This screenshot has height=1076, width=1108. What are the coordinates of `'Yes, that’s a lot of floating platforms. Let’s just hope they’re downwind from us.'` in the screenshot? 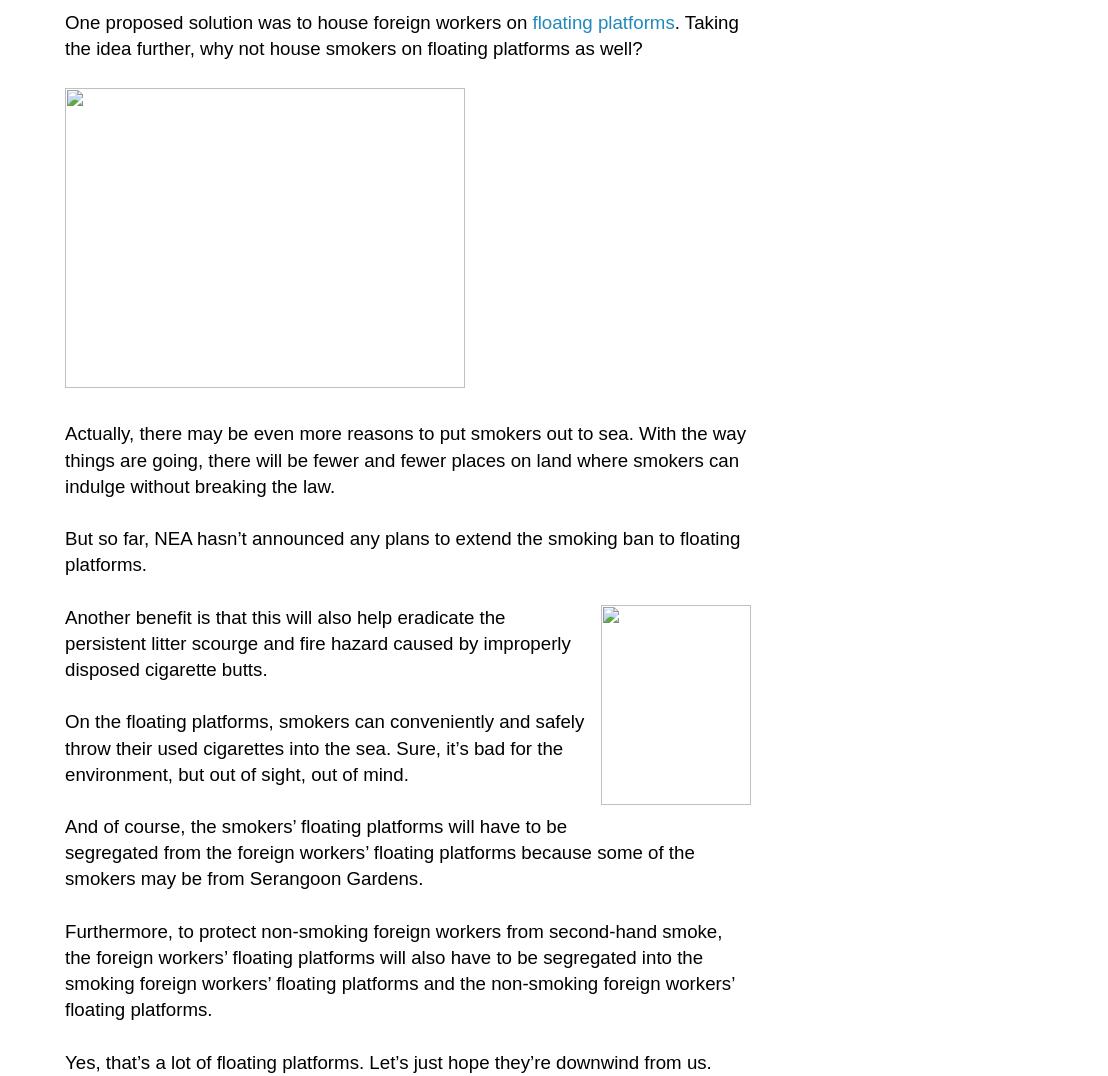 It's located at (388, 1061).